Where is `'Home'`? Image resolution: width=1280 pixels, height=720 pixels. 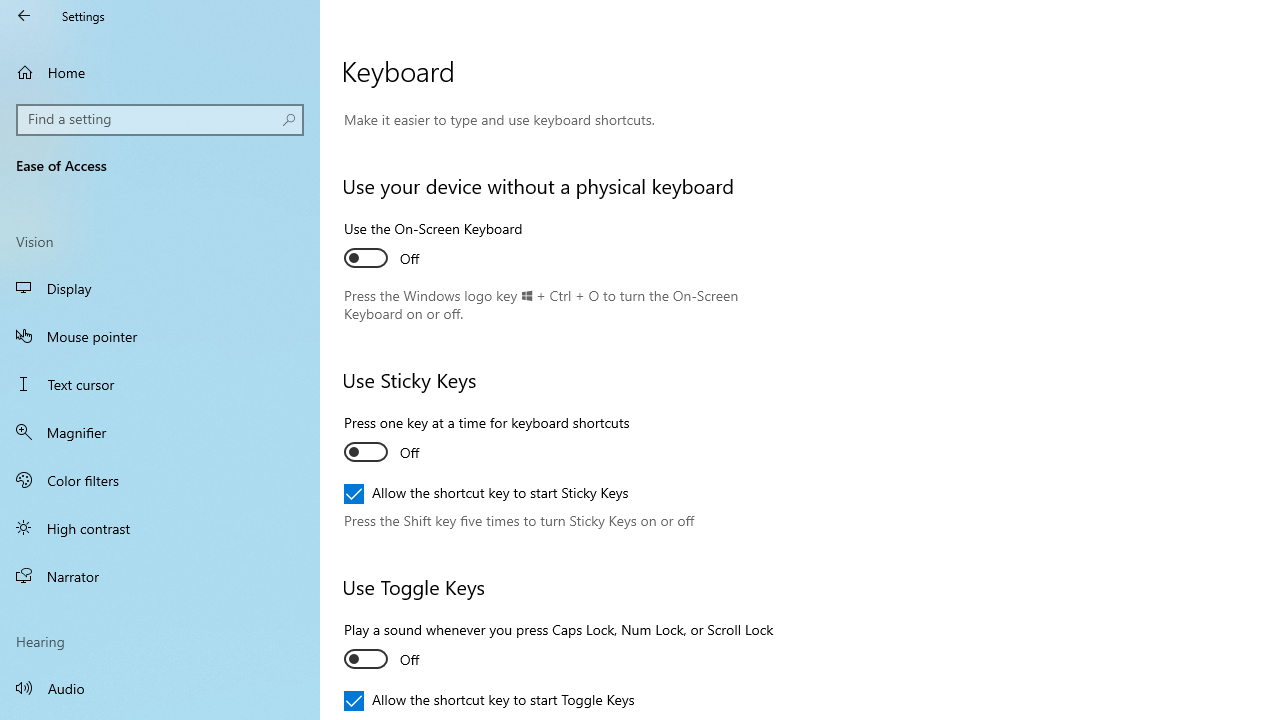 'Home' is located at coordinates (160, 71).